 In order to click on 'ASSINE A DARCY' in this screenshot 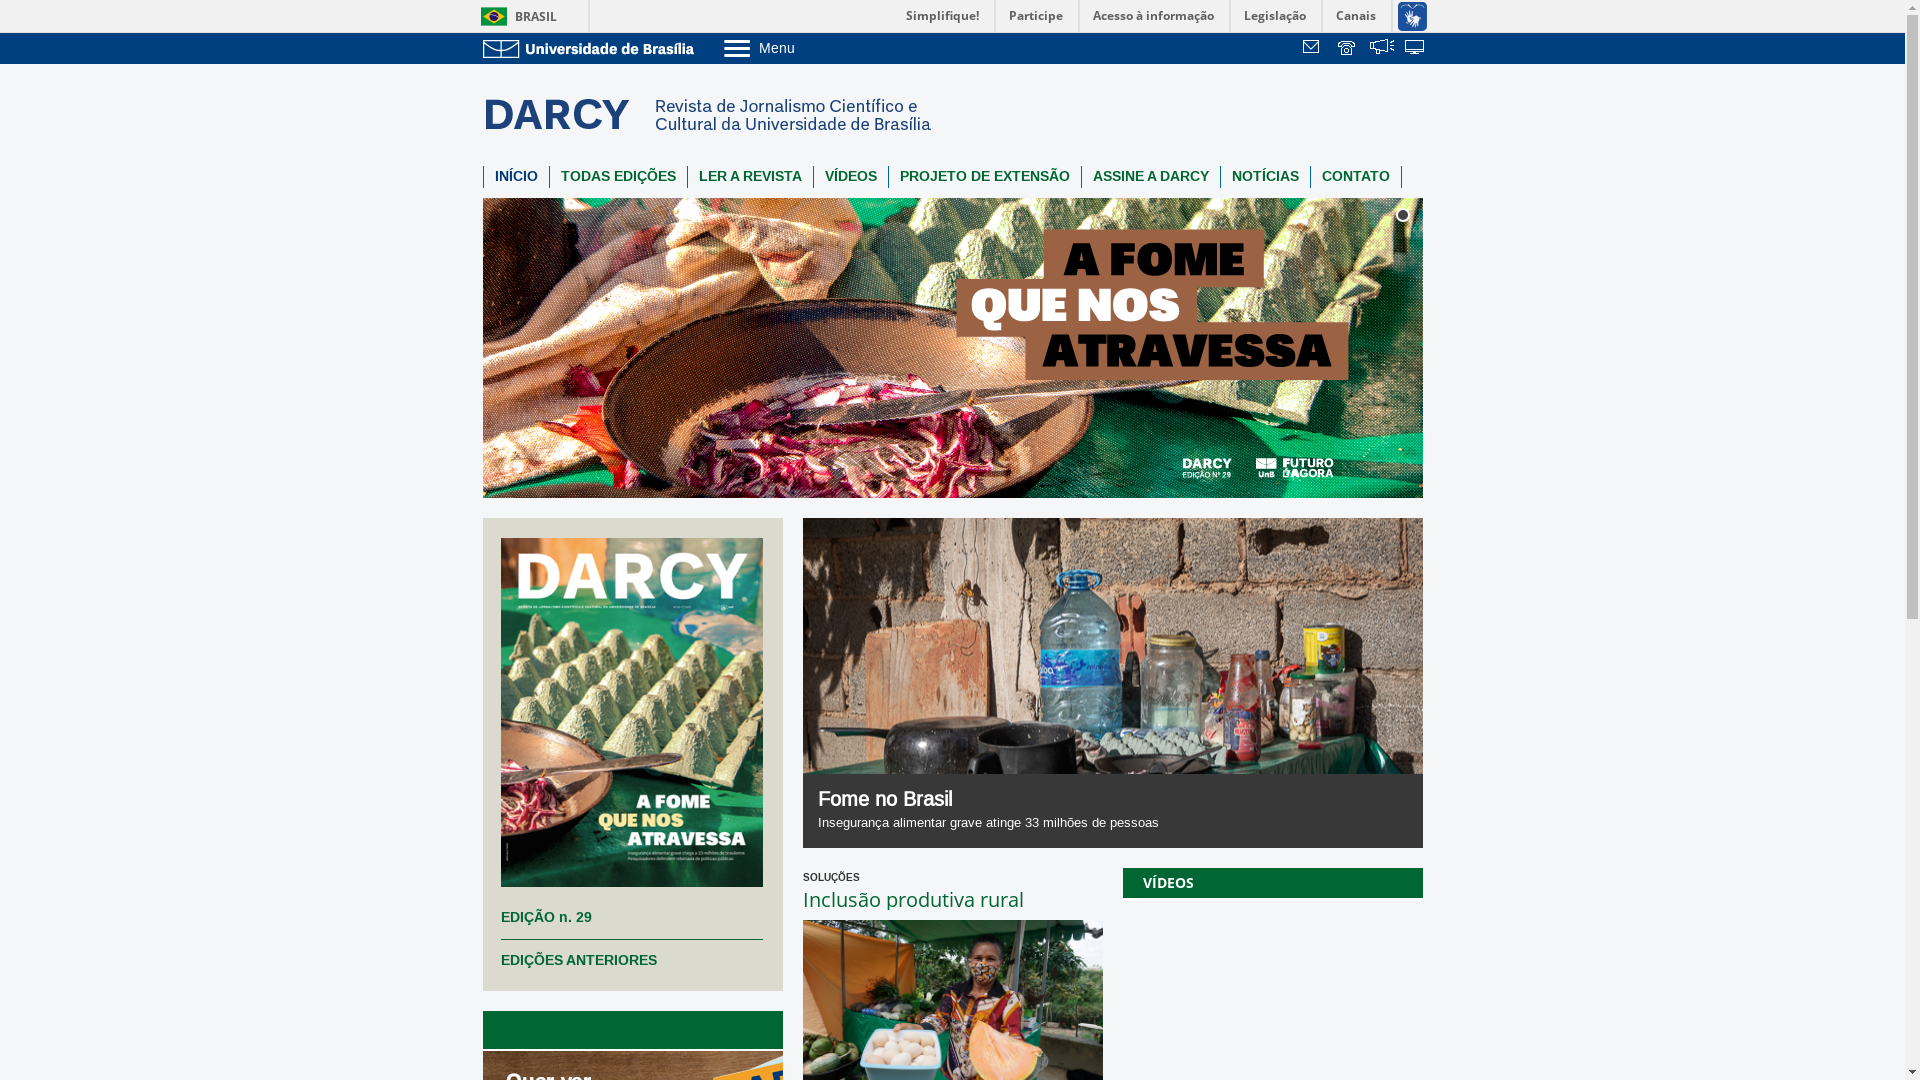, I will do `click(1151, 176)`.